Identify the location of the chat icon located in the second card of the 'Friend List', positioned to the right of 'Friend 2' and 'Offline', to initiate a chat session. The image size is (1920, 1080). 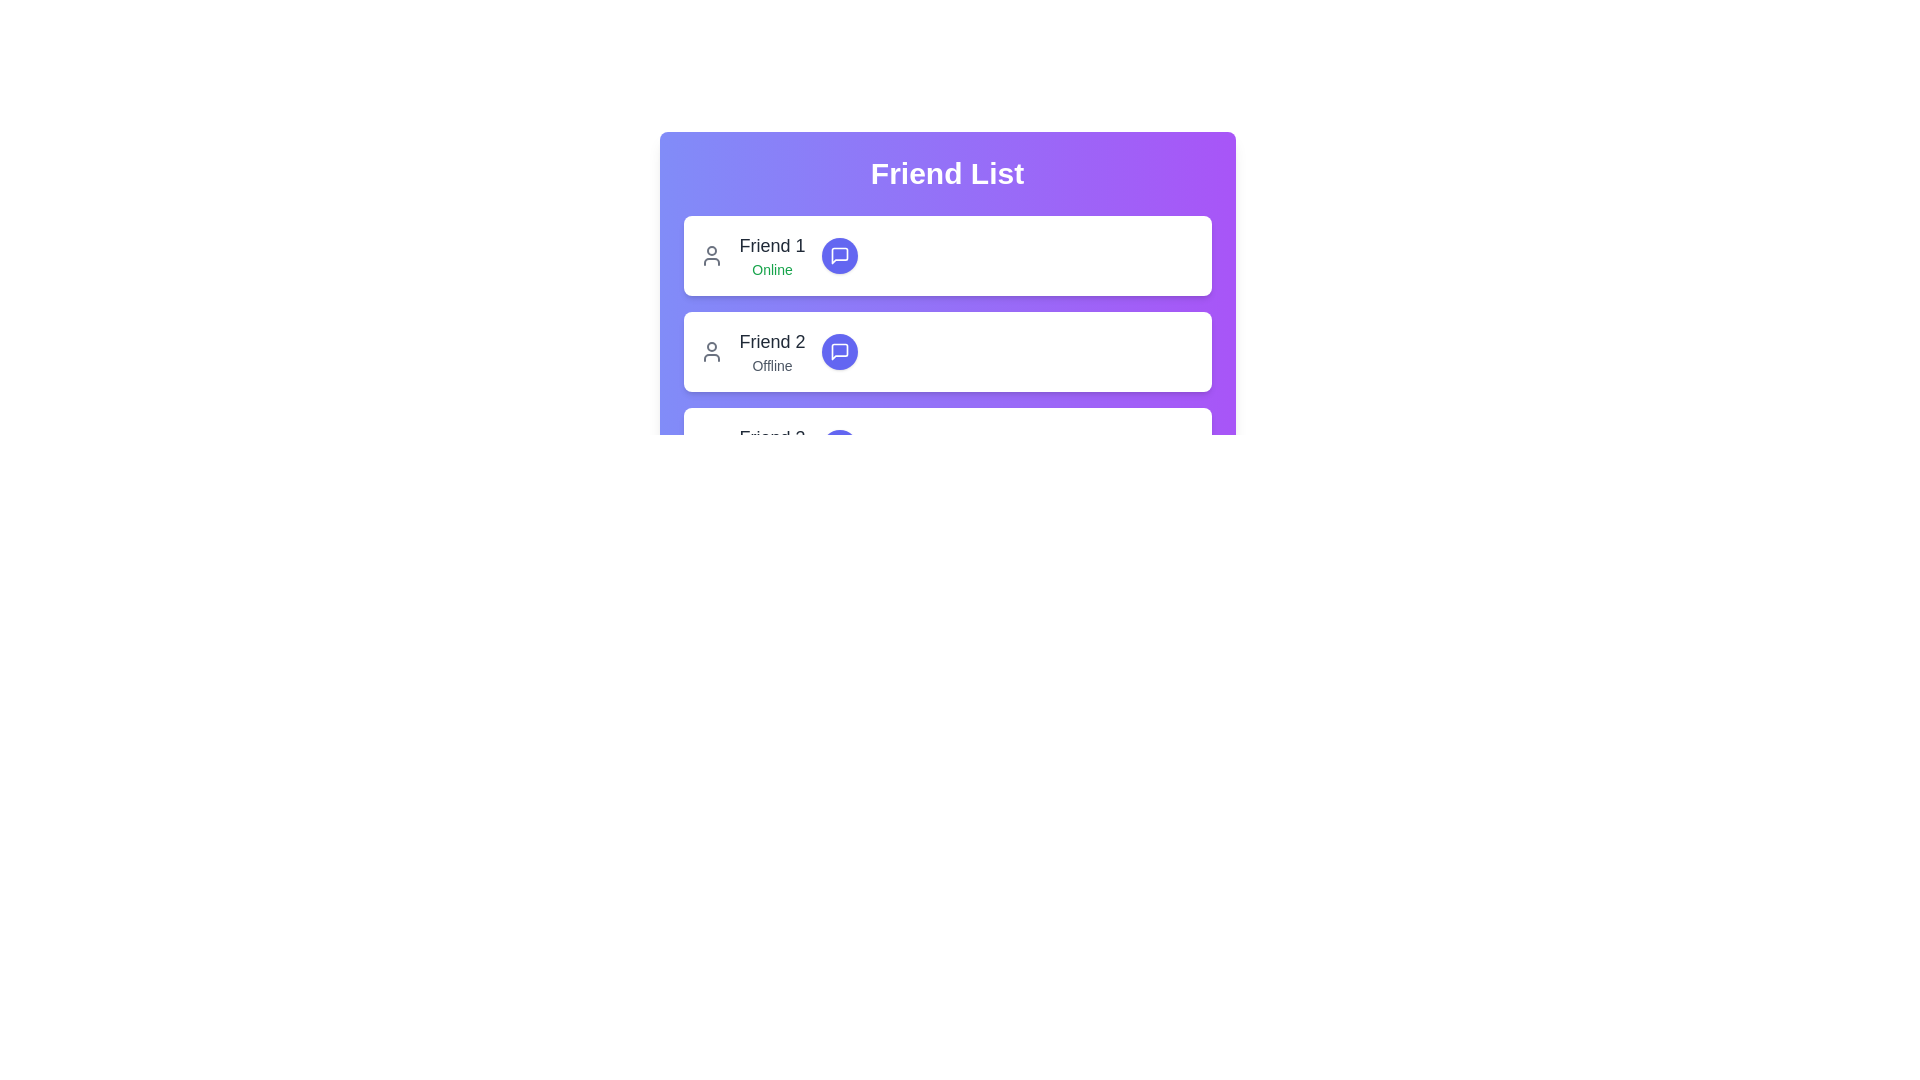
(839, 350).